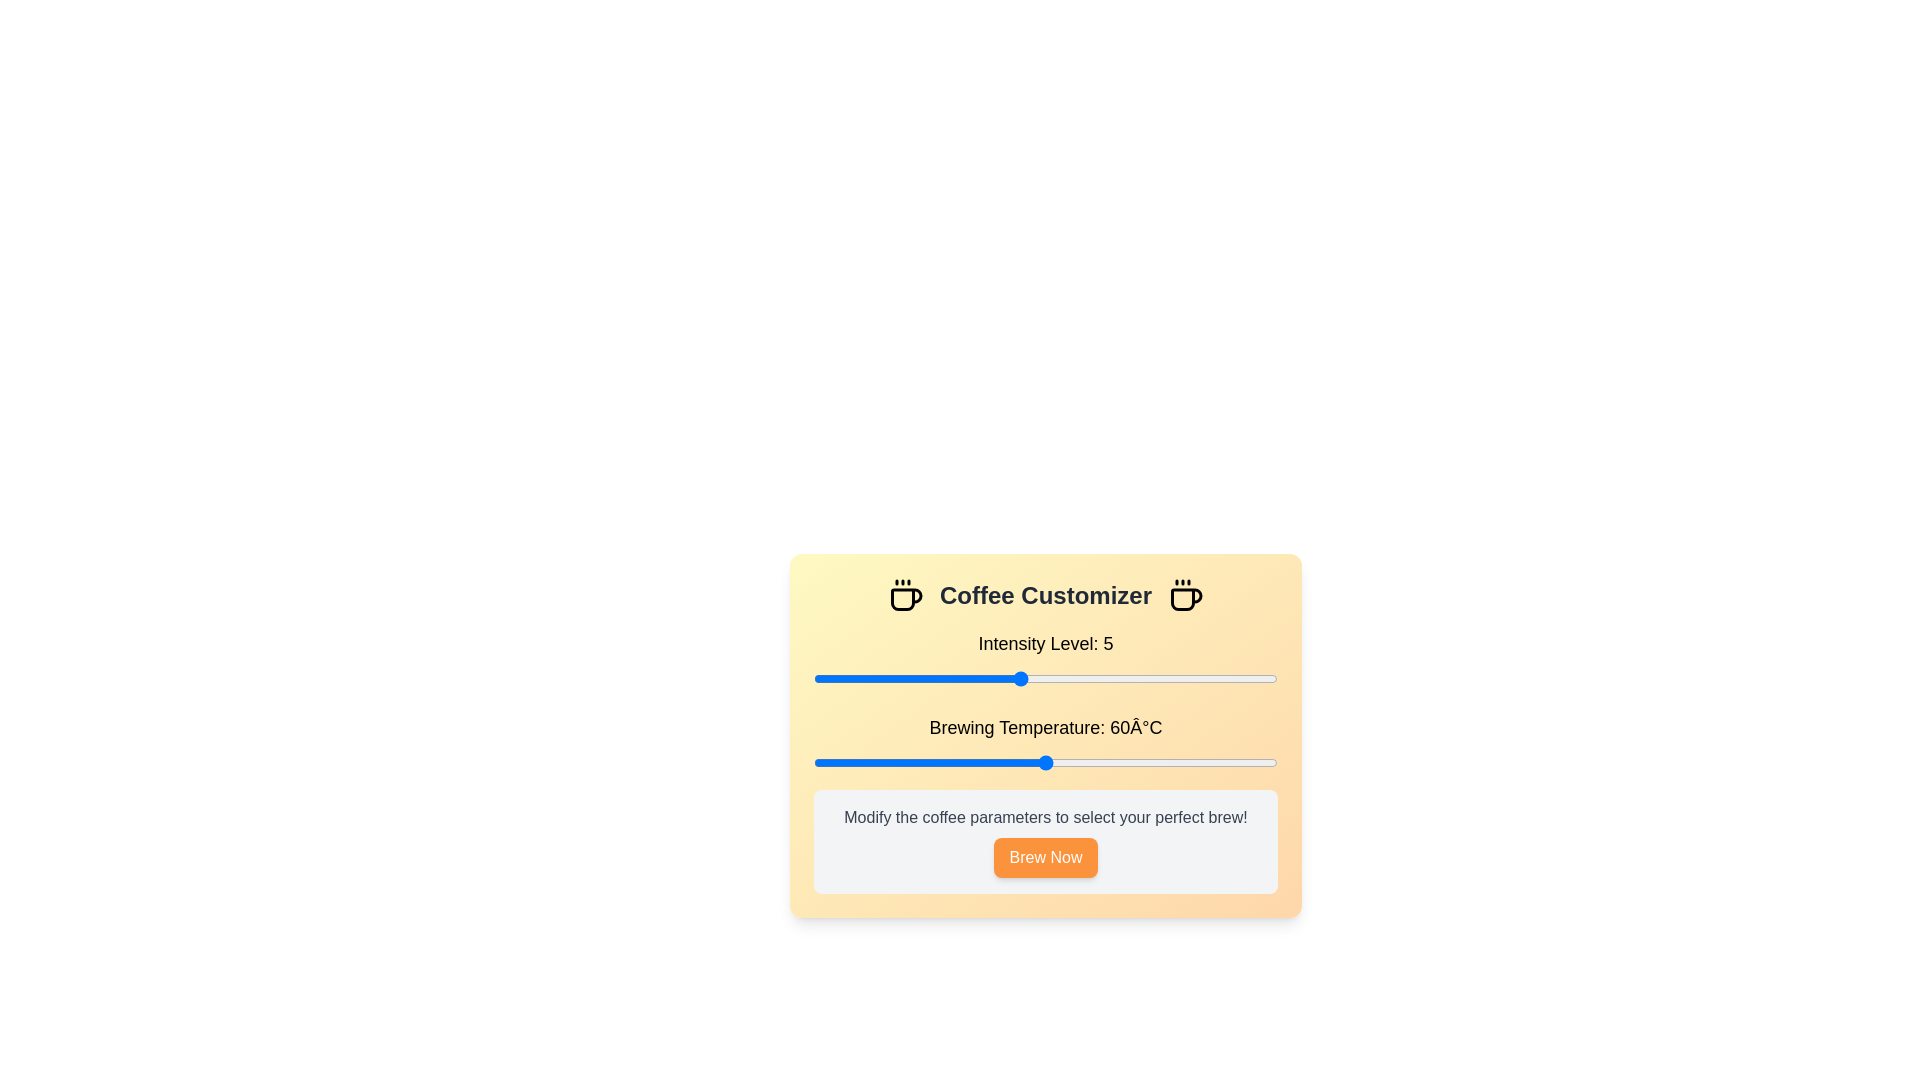  Describe the element at coordinates (1123, 677) in the screenshot. I see `the coffee intensity level to 7 by interacting with the slider` at that location.